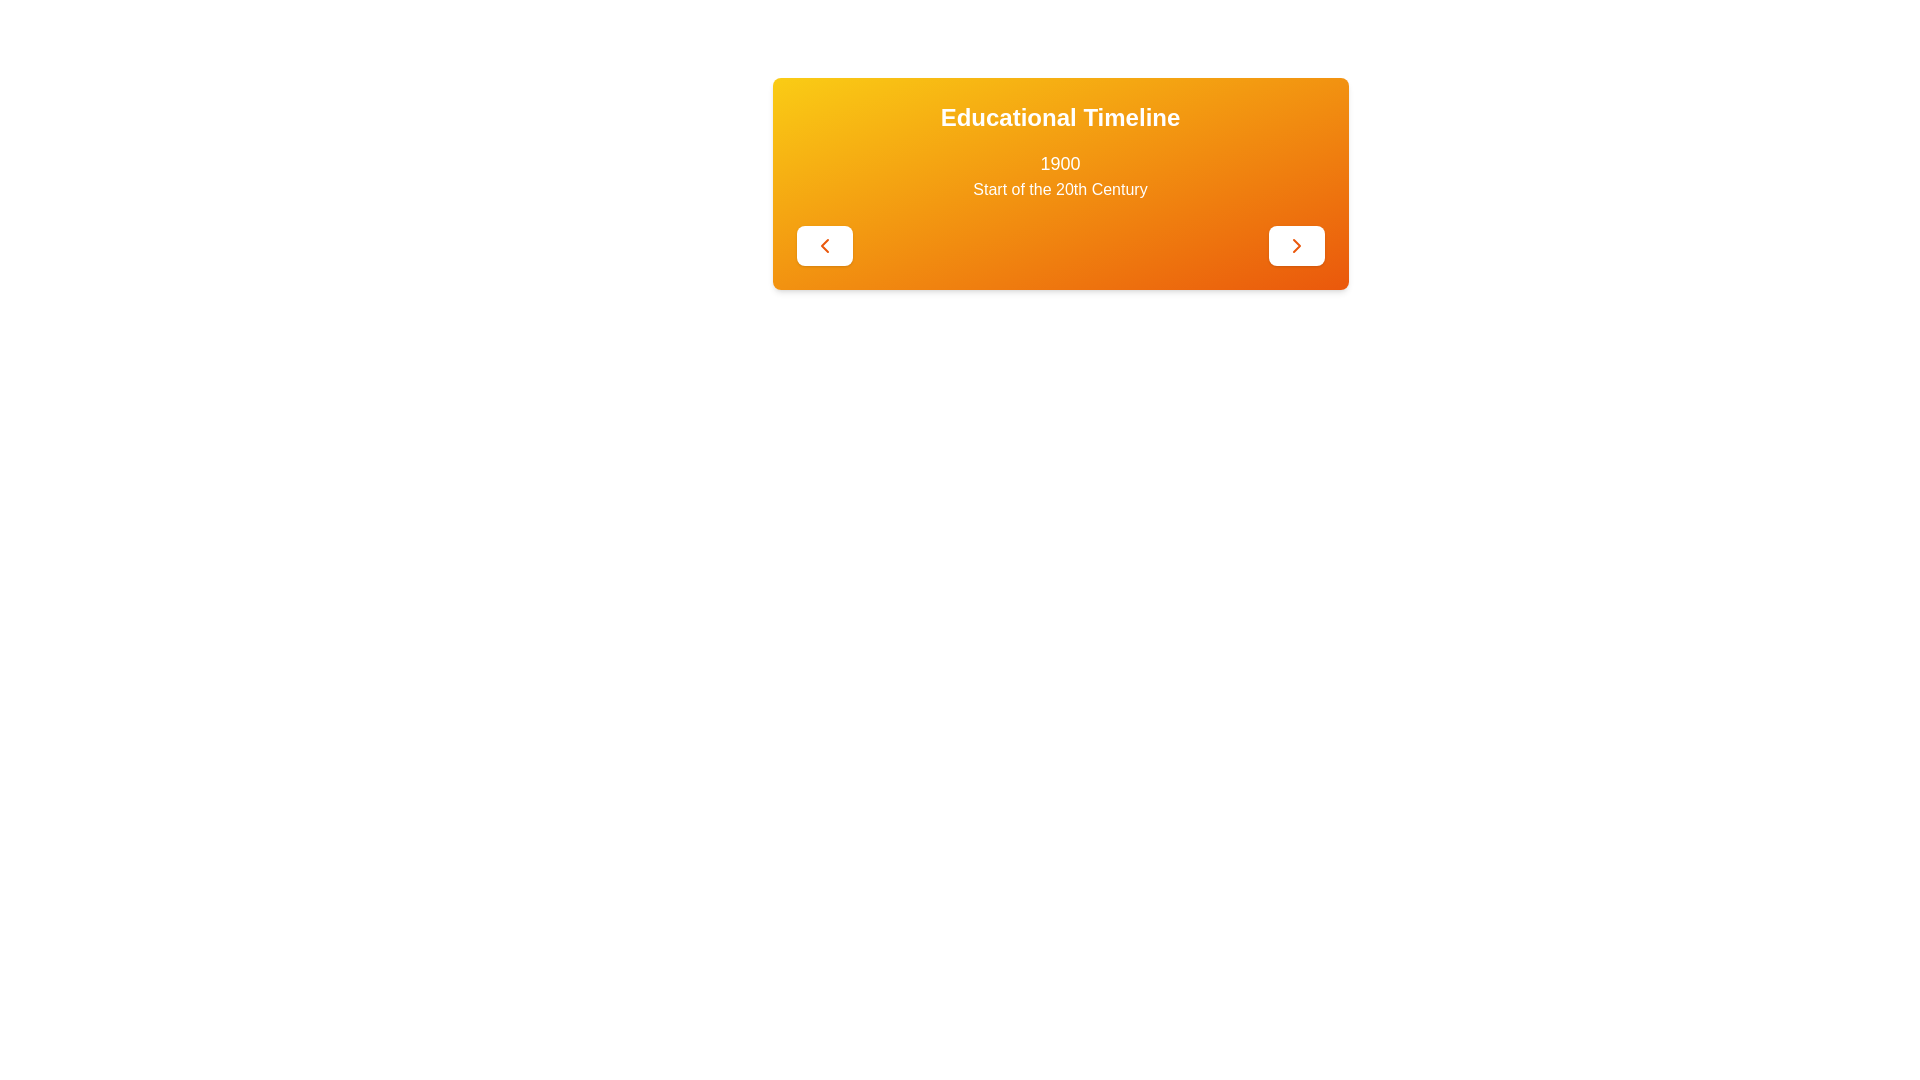 Image resolution: width=1920 pixels, height=1080 pixels. What do you see at coordinates (1059, 163) in the screenshot?
I see `the Text Label that displays '1900' in bold and large font size, located near the top center of the gradient orange background, positioned above 'Start of the 20th Century' and beneath 'Educational Timeline'` at bounding box center [1059, 163].